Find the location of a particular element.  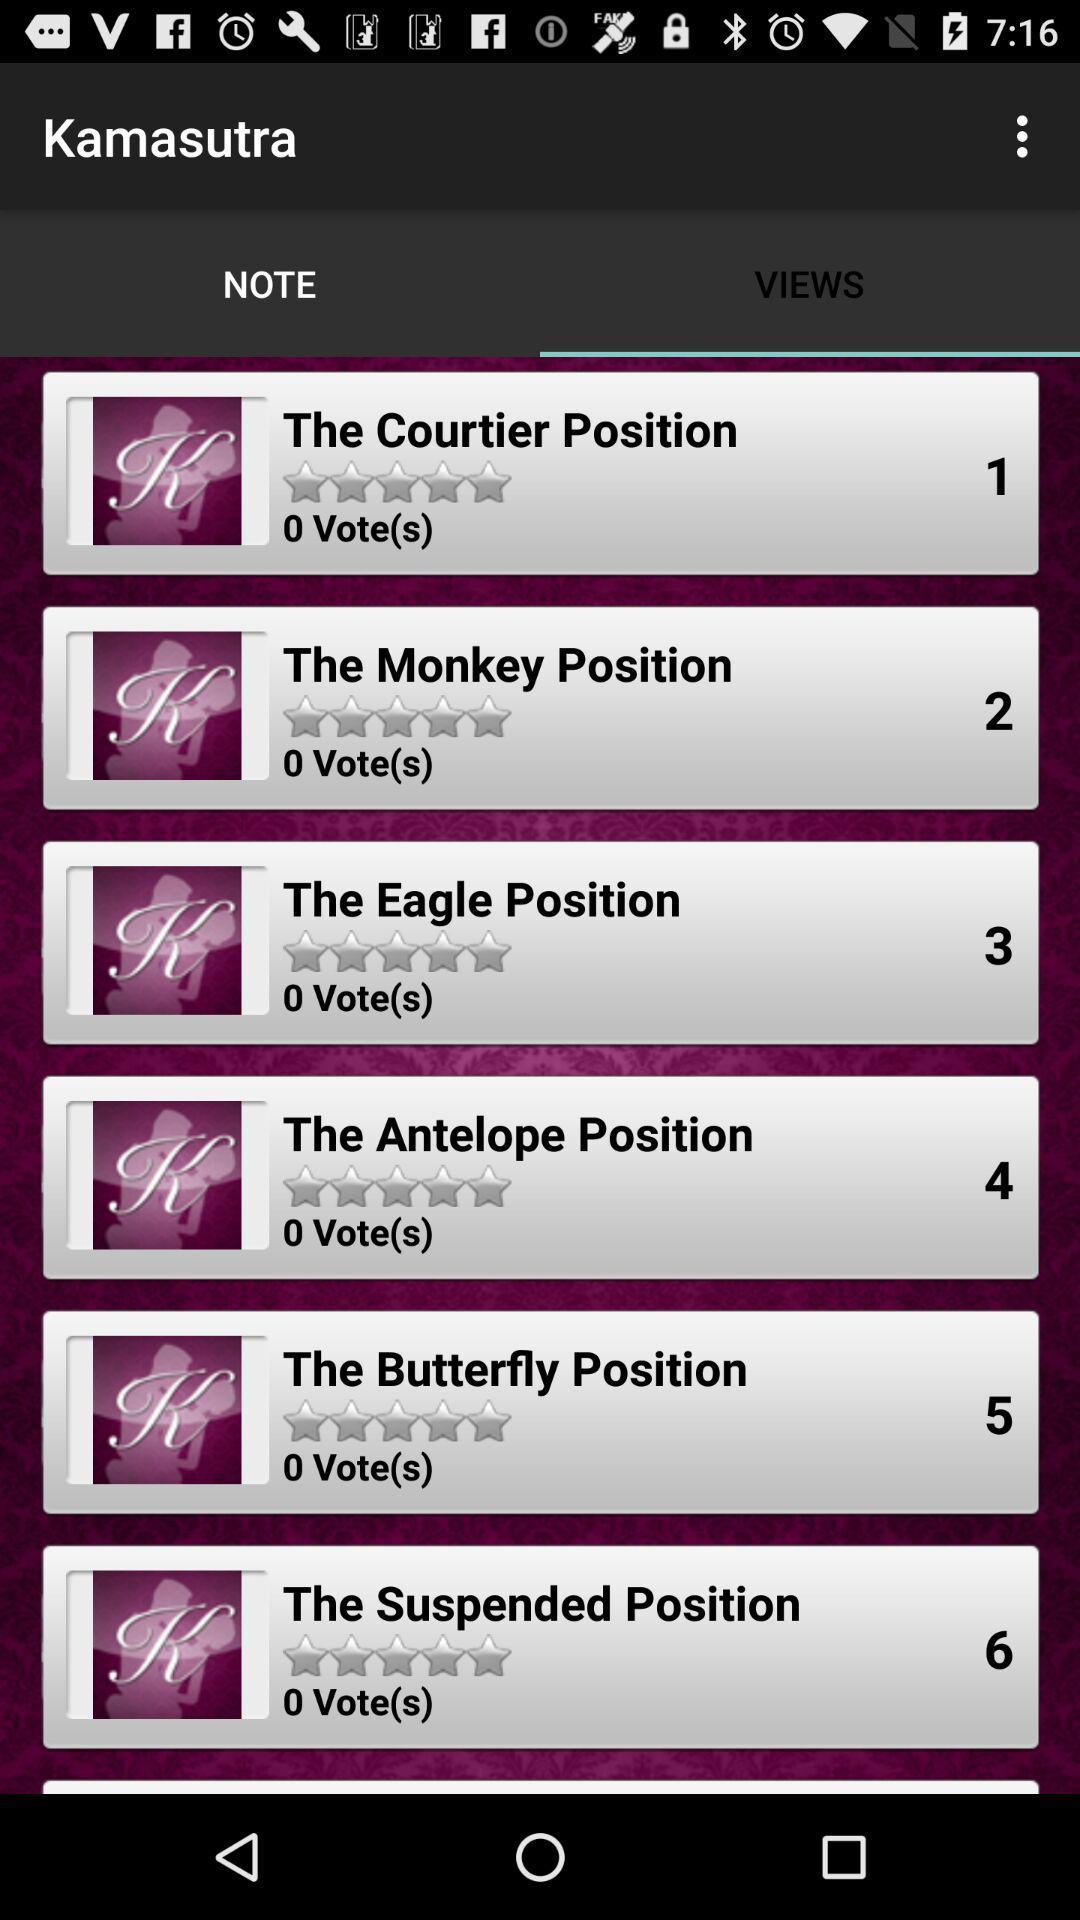

the the antelope position item is located at coordinates (517, 1132).